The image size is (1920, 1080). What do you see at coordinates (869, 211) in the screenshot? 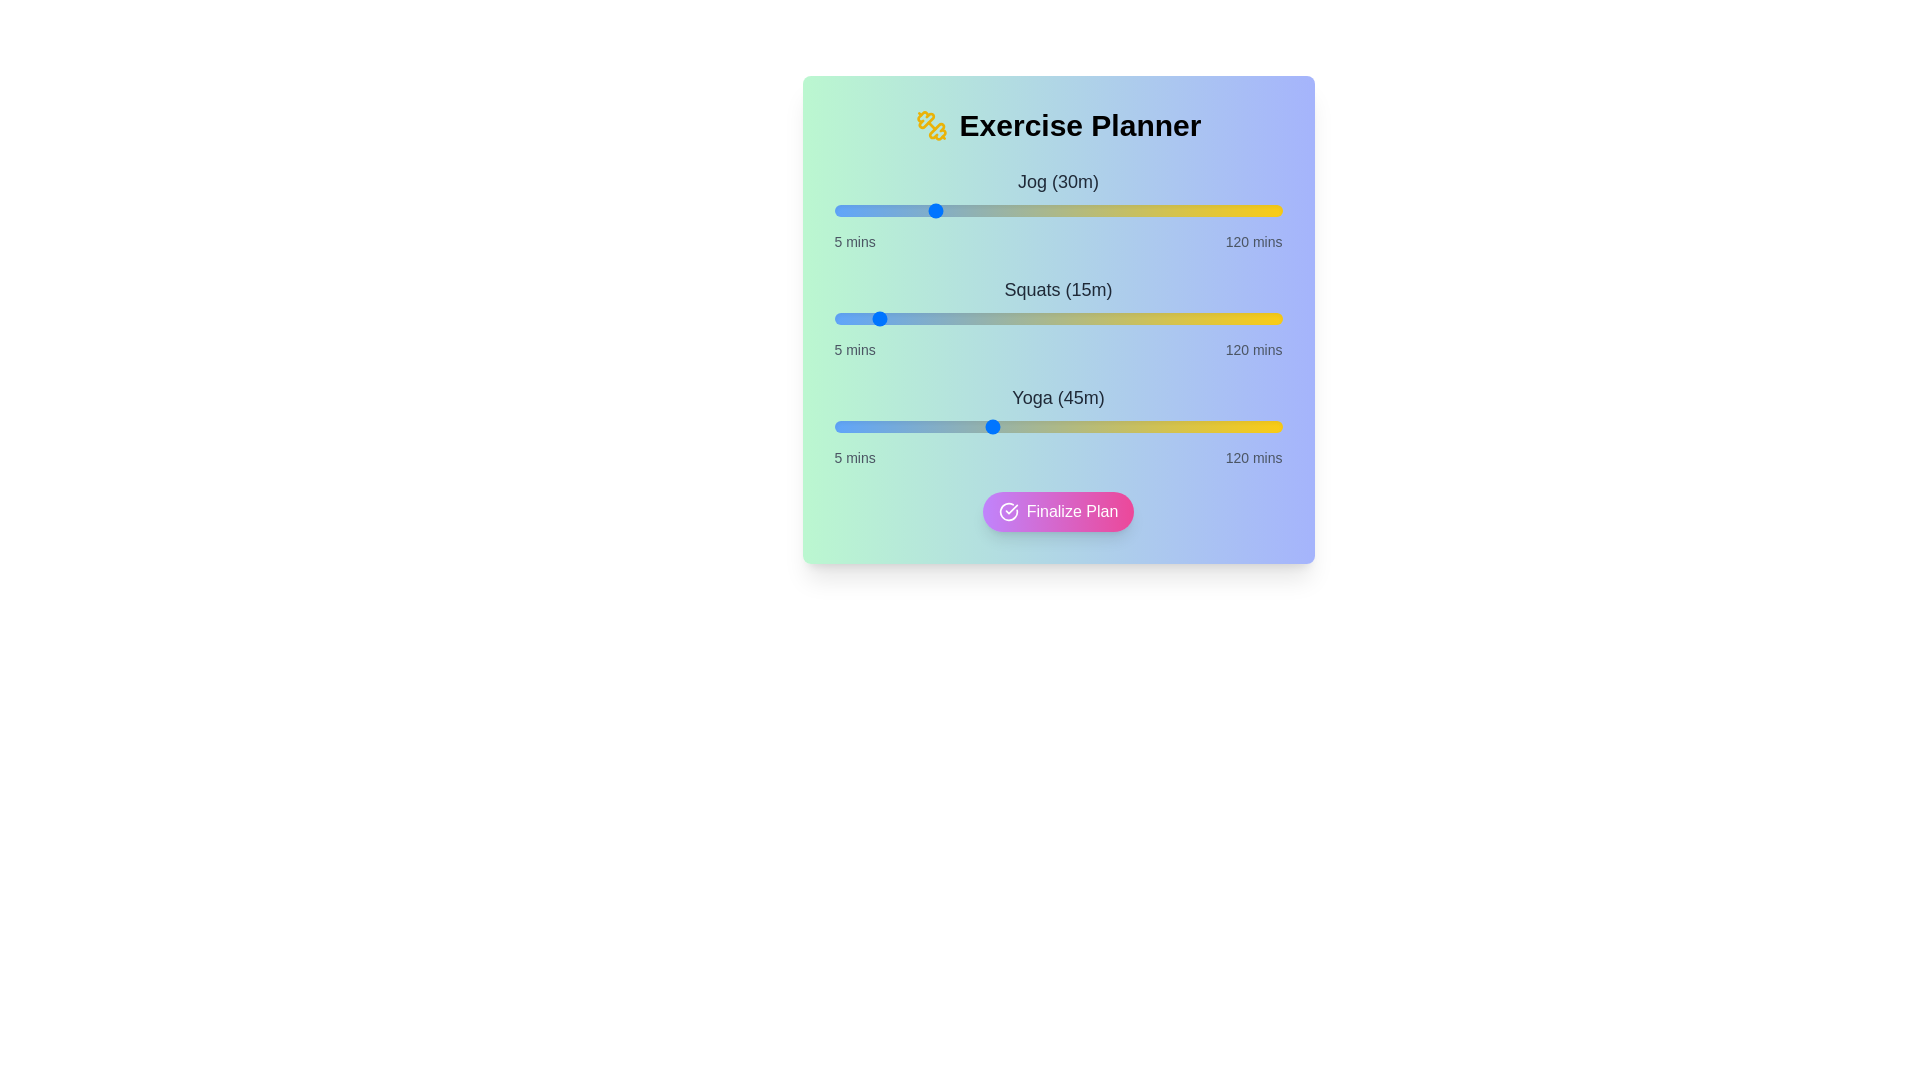
I see `the duration of the 0 slider to 14 minutes` at bounding box center [869, 211].